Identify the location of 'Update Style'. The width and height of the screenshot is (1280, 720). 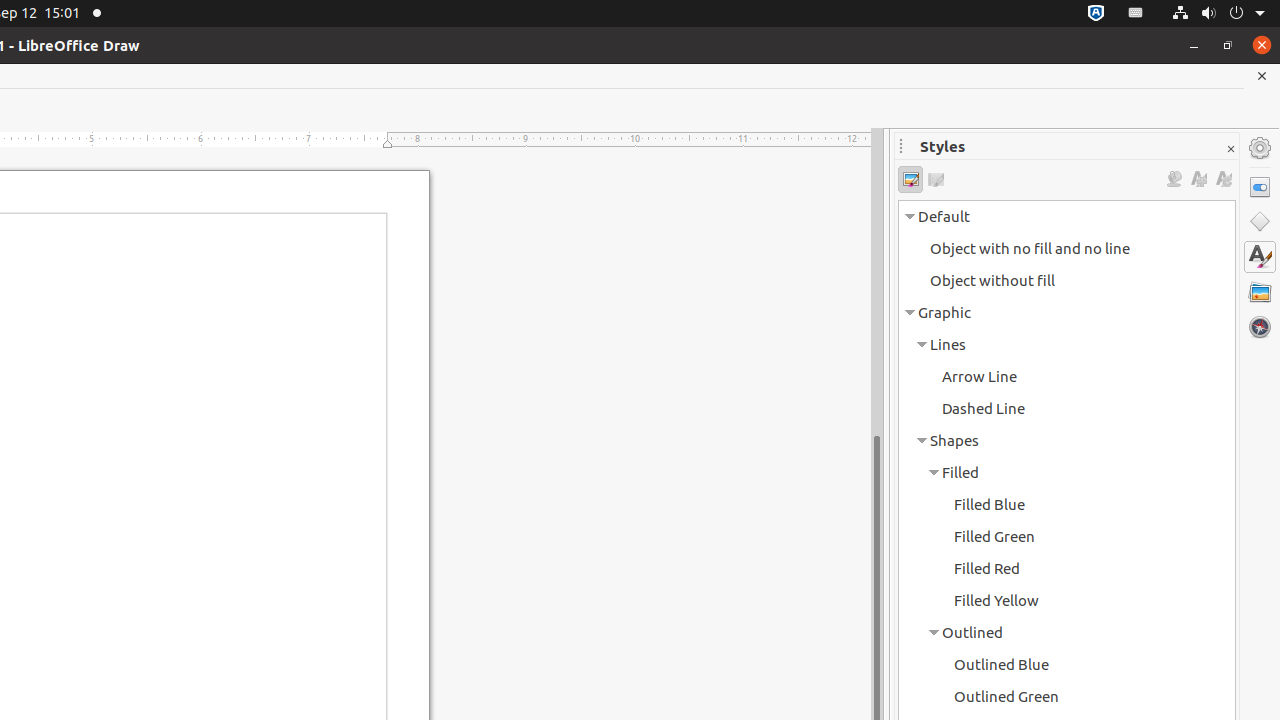
(1222, 178).